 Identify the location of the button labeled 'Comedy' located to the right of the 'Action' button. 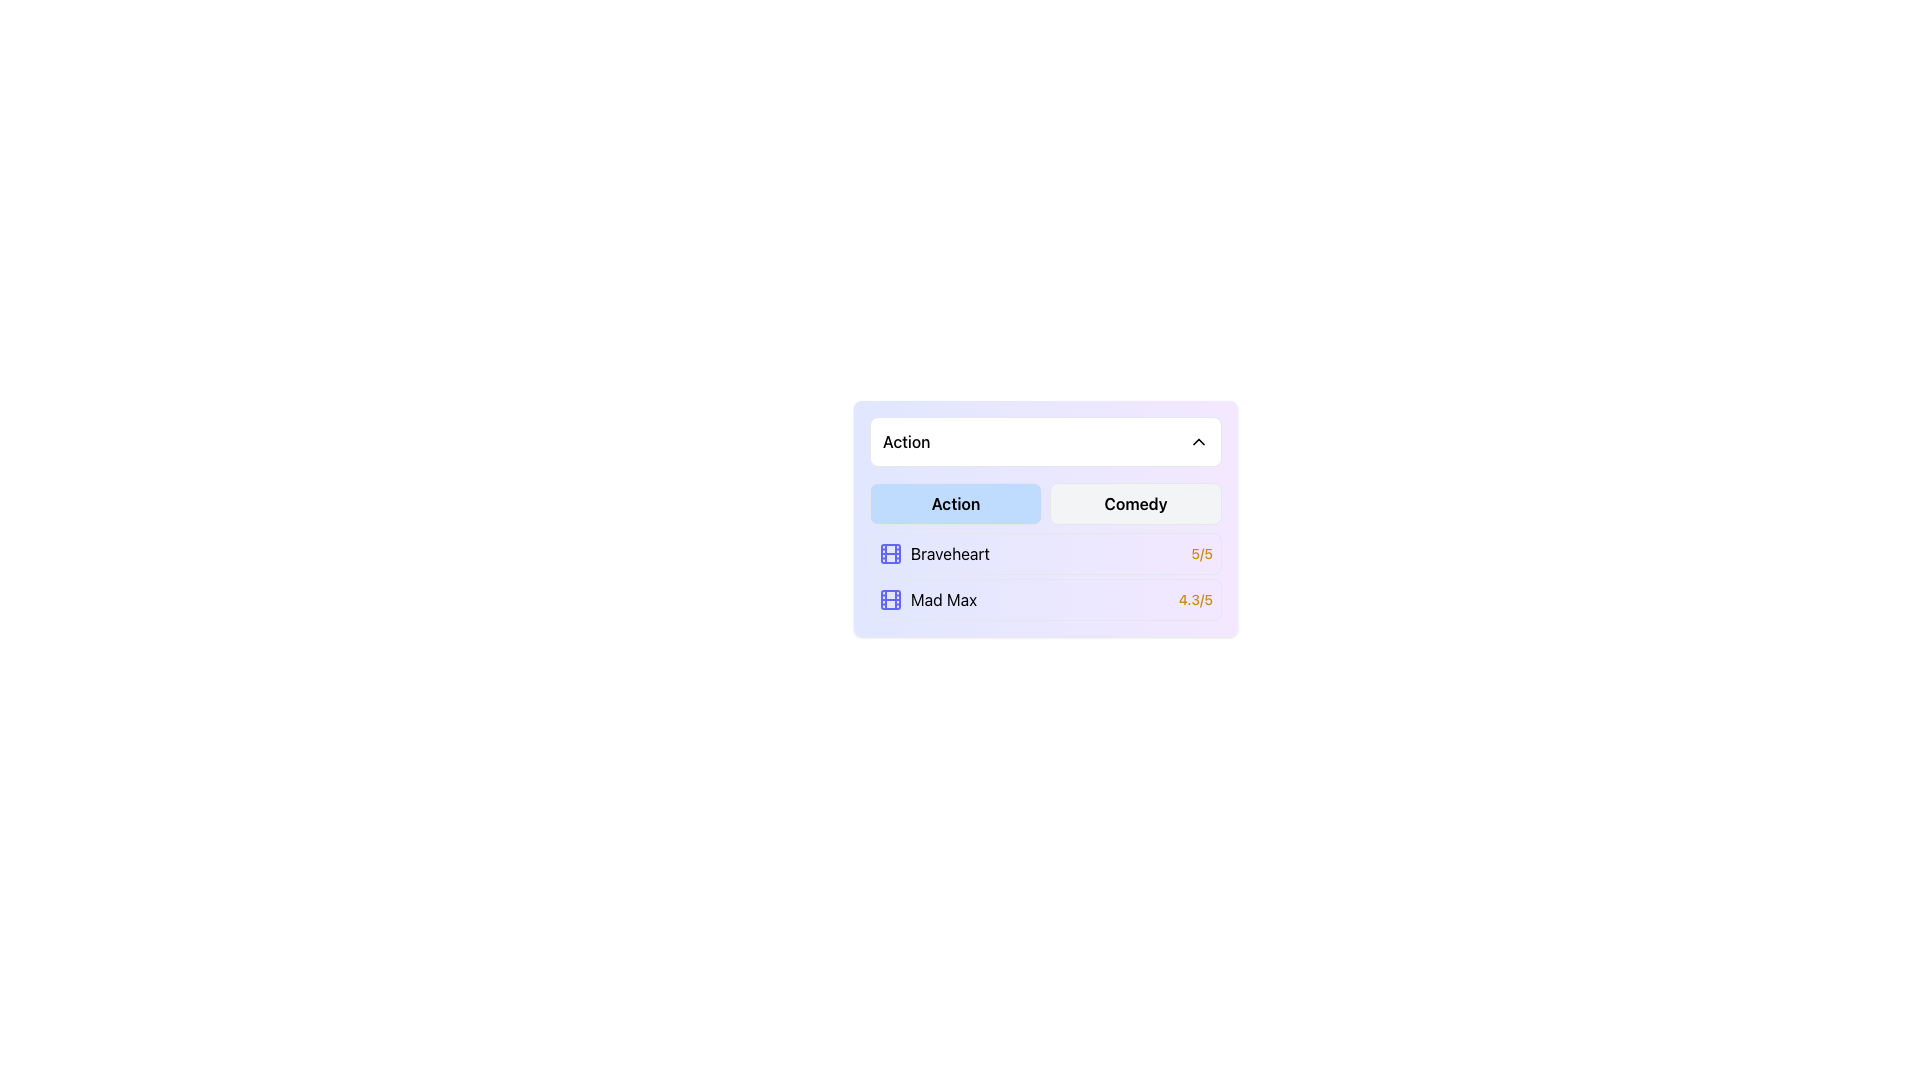
(1136, 503).